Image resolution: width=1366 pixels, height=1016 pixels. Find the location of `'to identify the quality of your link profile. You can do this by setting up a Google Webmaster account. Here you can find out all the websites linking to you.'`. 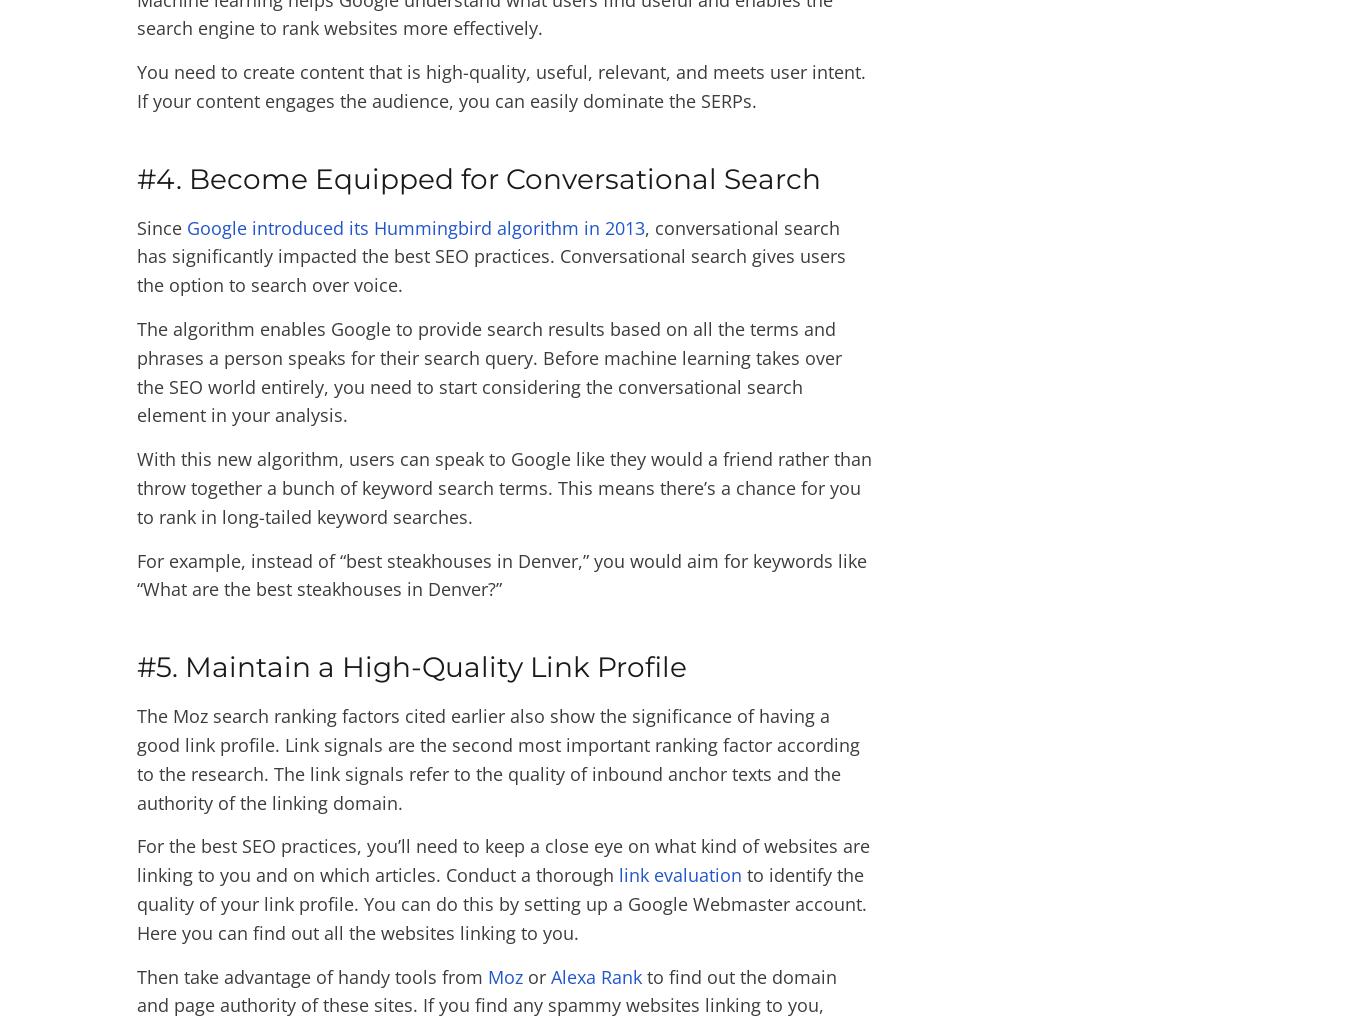

'to identify the quality of your link profile. You can do this by setting up a Google Webmaster account. Here you can find out all the websites linking to you.' is located at coordinates (502, 902).